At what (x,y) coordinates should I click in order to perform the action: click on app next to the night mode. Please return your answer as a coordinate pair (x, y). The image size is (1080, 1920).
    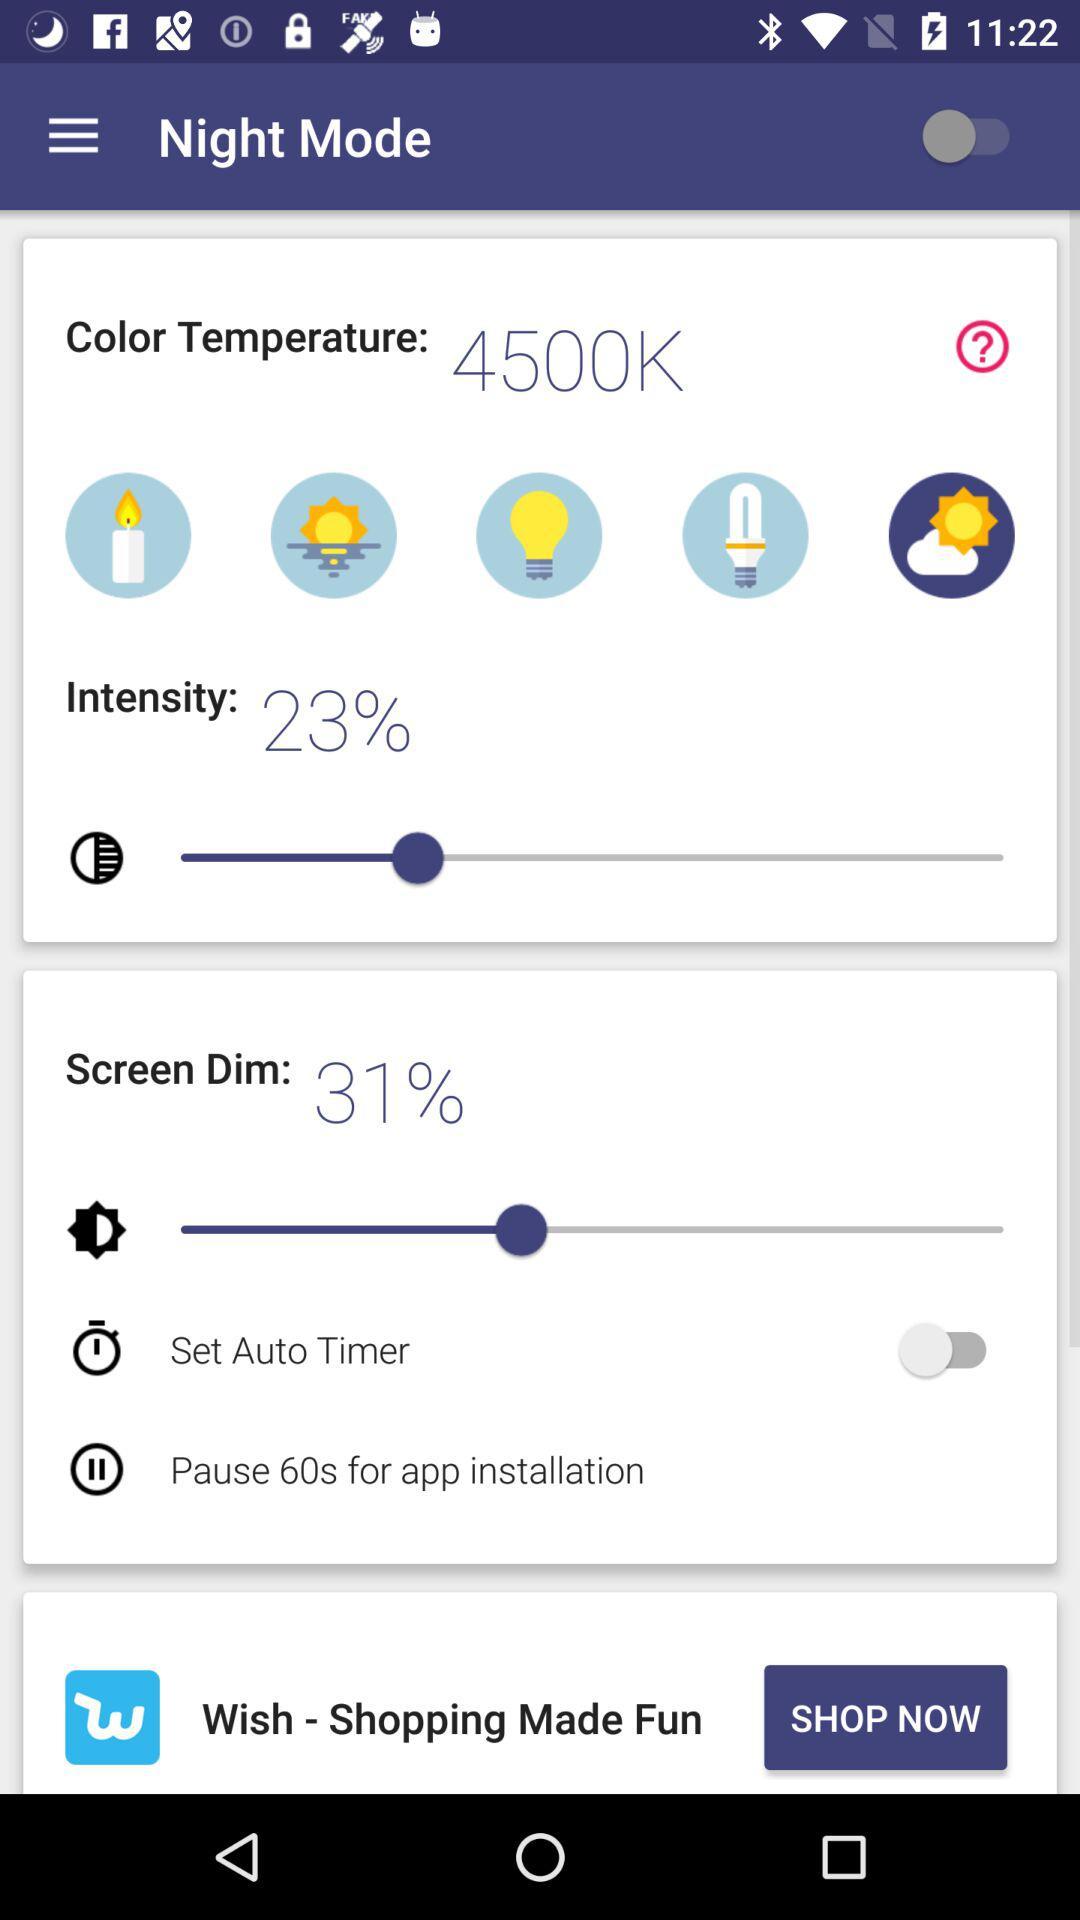
    Looking at the image, I should click on (974, 135).